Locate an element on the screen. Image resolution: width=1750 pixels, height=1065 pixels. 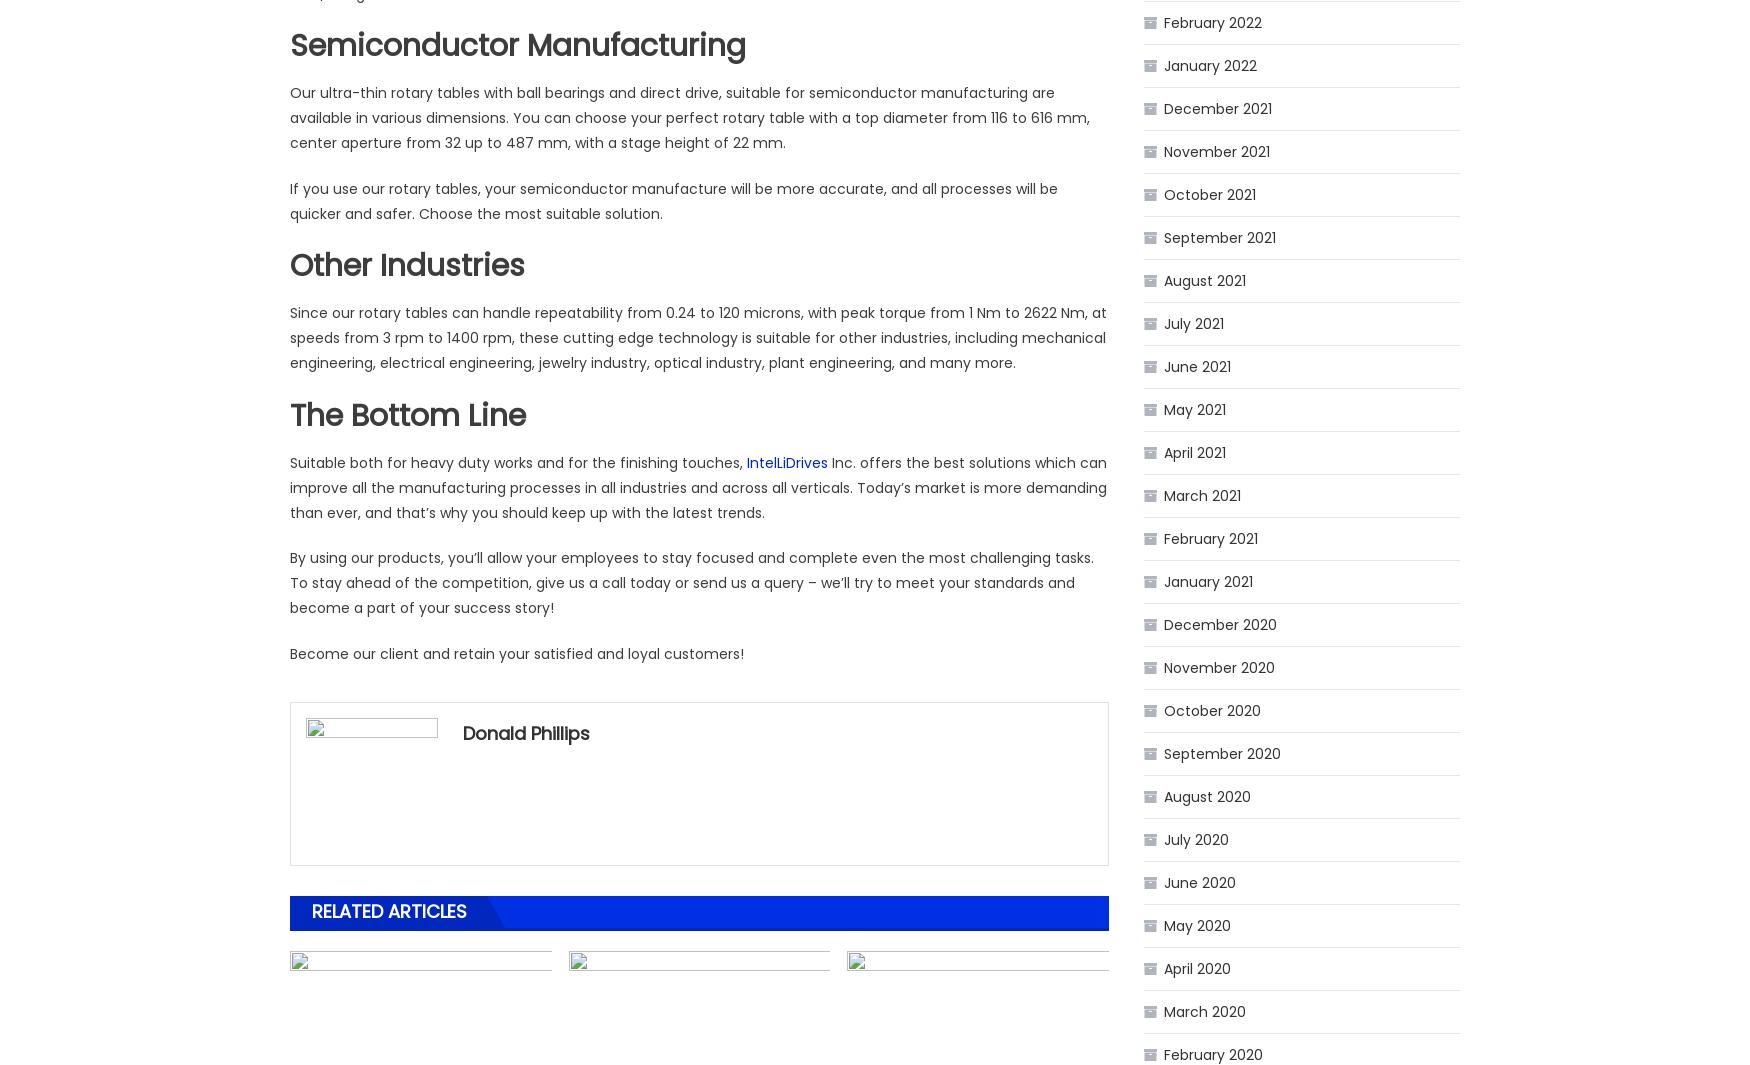
'August 2021' is located at coordinates (1205, 279).